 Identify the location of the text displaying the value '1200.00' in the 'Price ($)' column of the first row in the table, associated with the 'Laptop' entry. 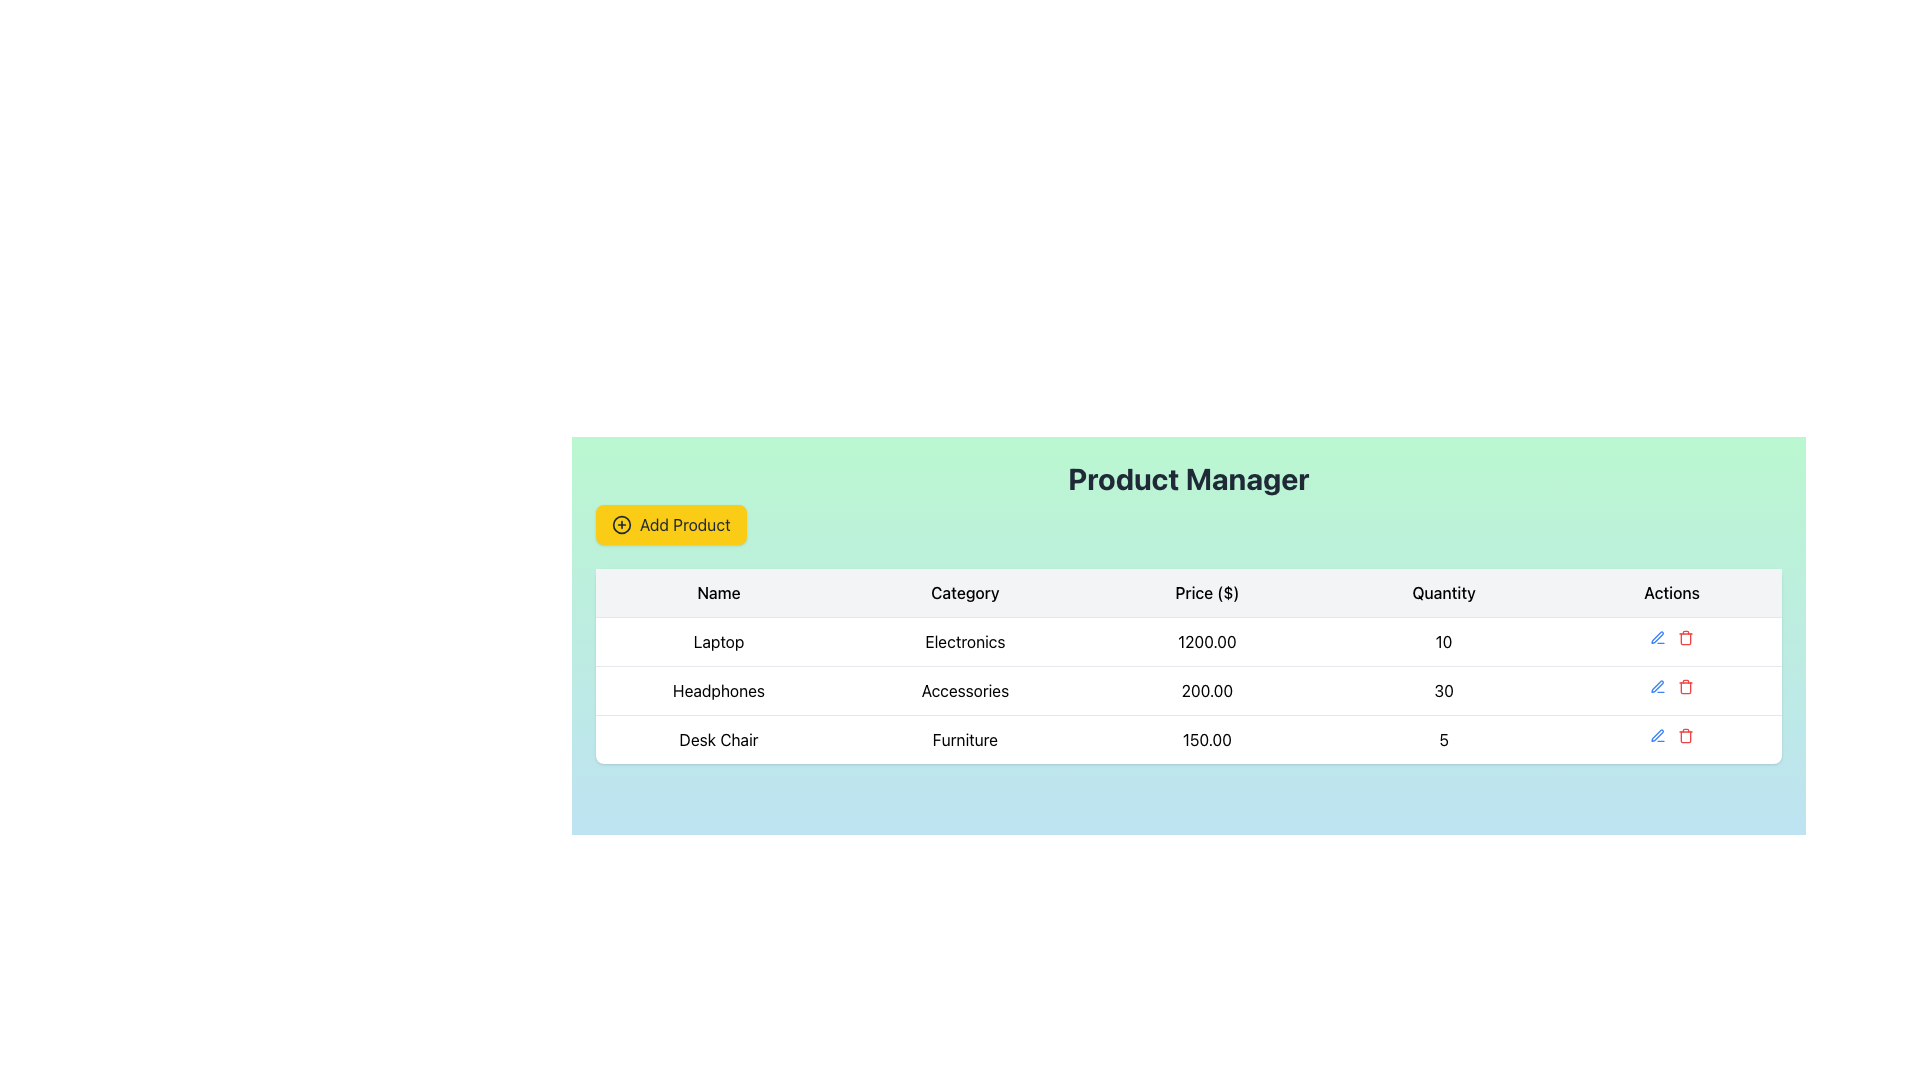
(1206, 641).